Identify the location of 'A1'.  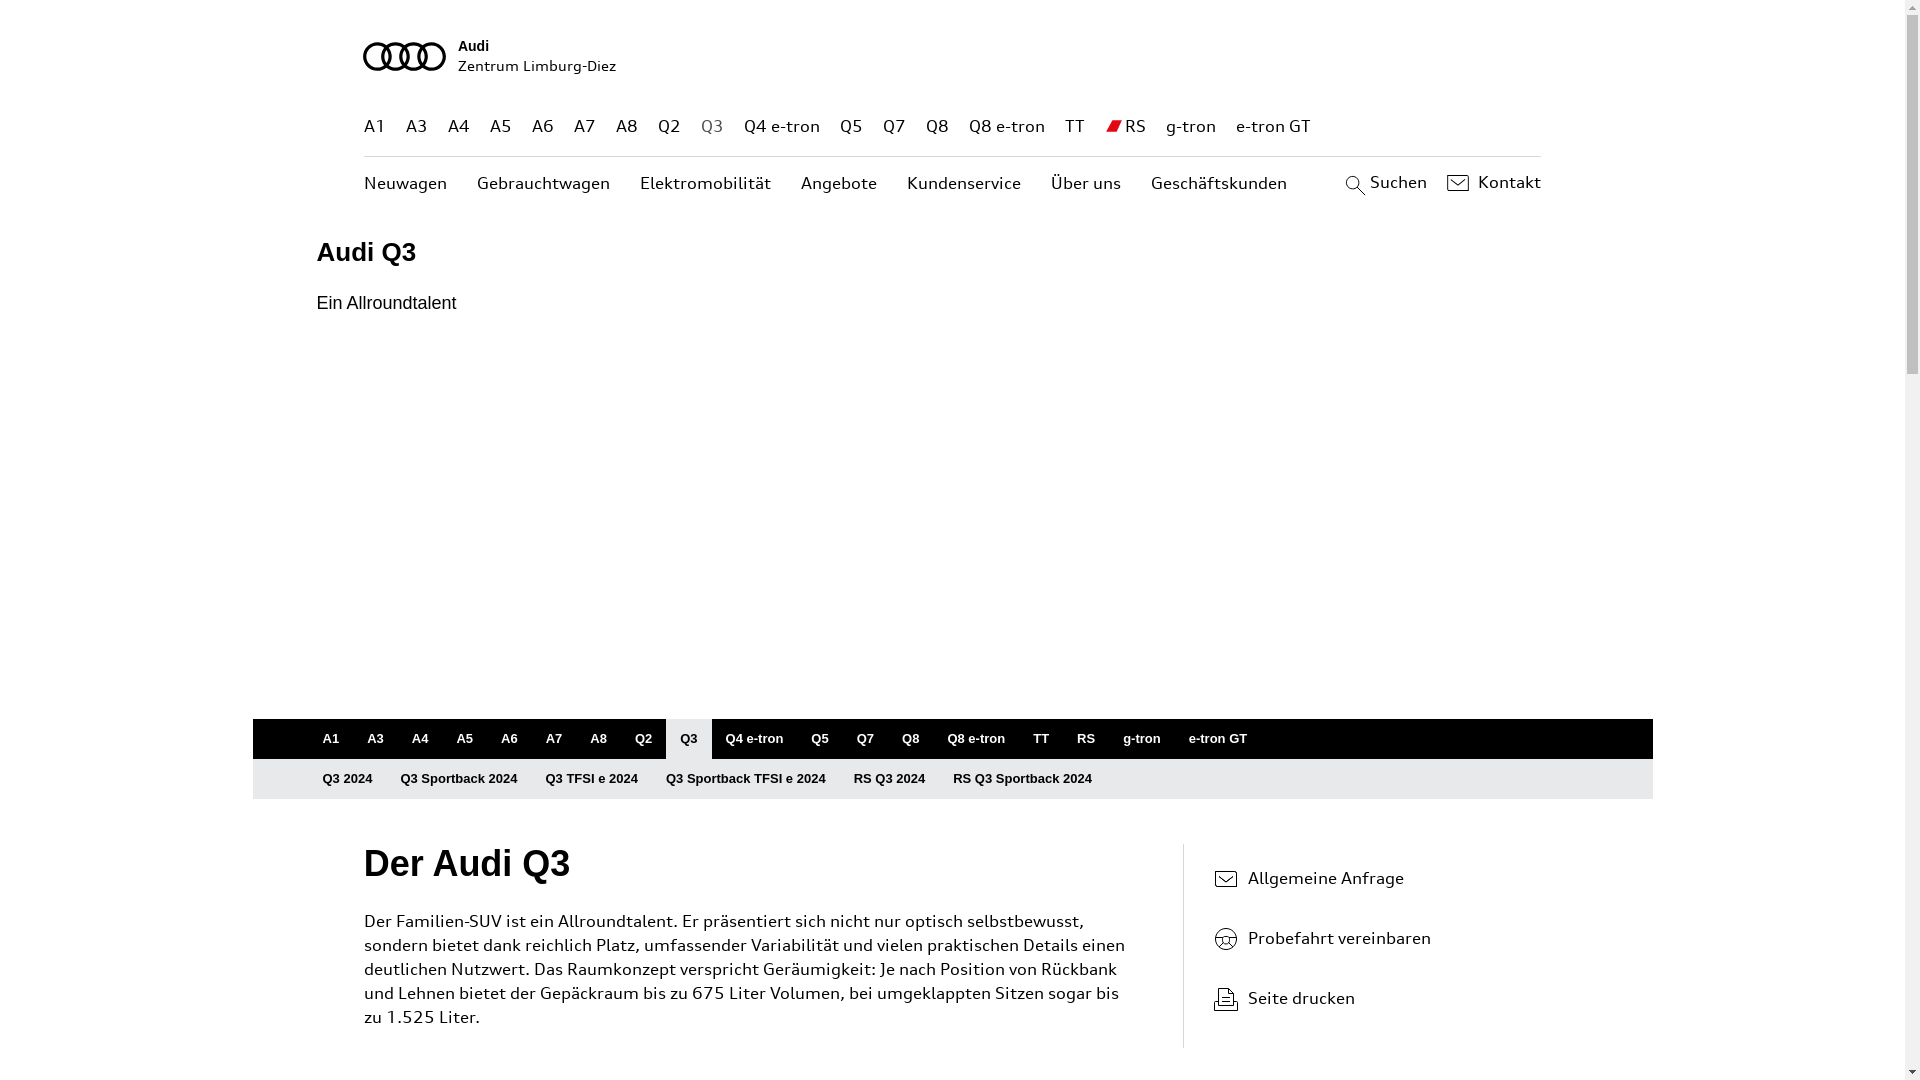
(330, 739).